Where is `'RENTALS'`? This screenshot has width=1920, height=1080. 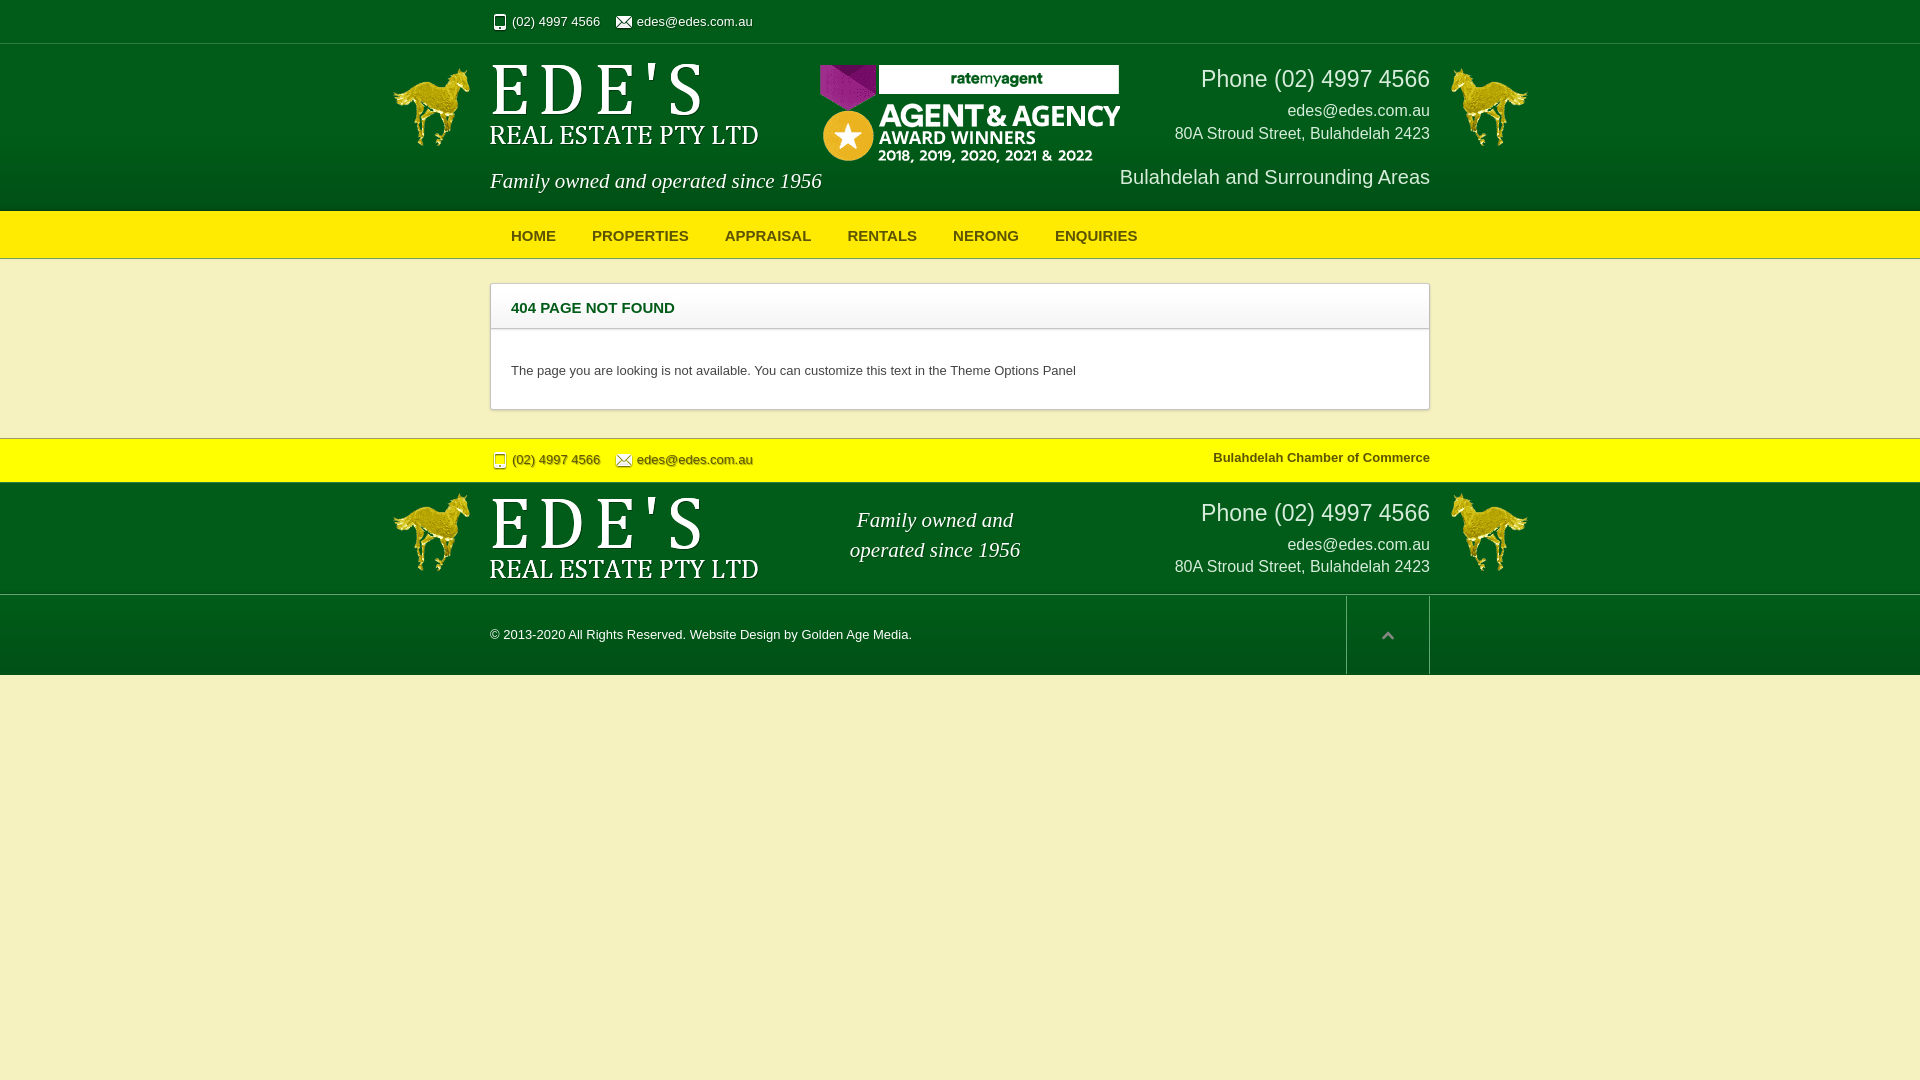
'RENTALS' is located at coordinates (881, 233).